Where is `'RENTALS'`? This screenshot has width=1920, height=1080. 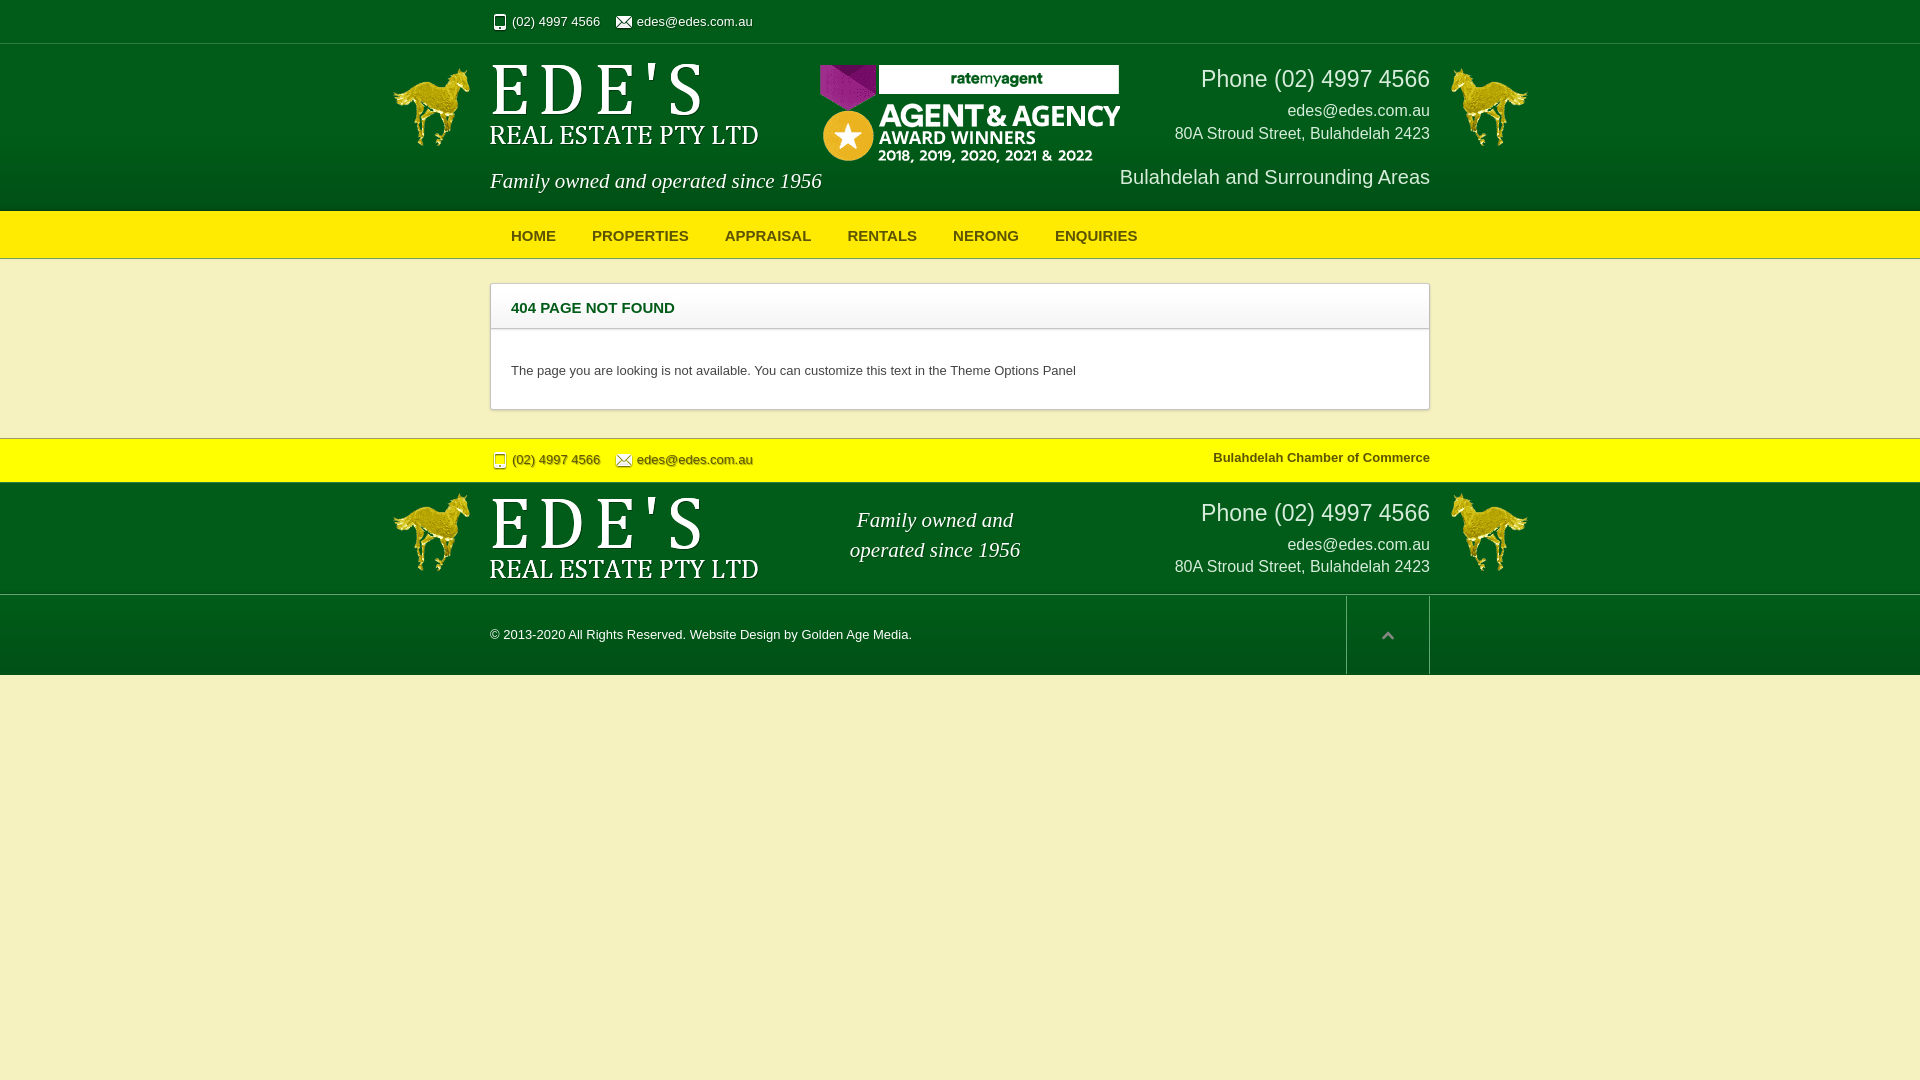
'RENTALS' is located at coordinates (881, 233).